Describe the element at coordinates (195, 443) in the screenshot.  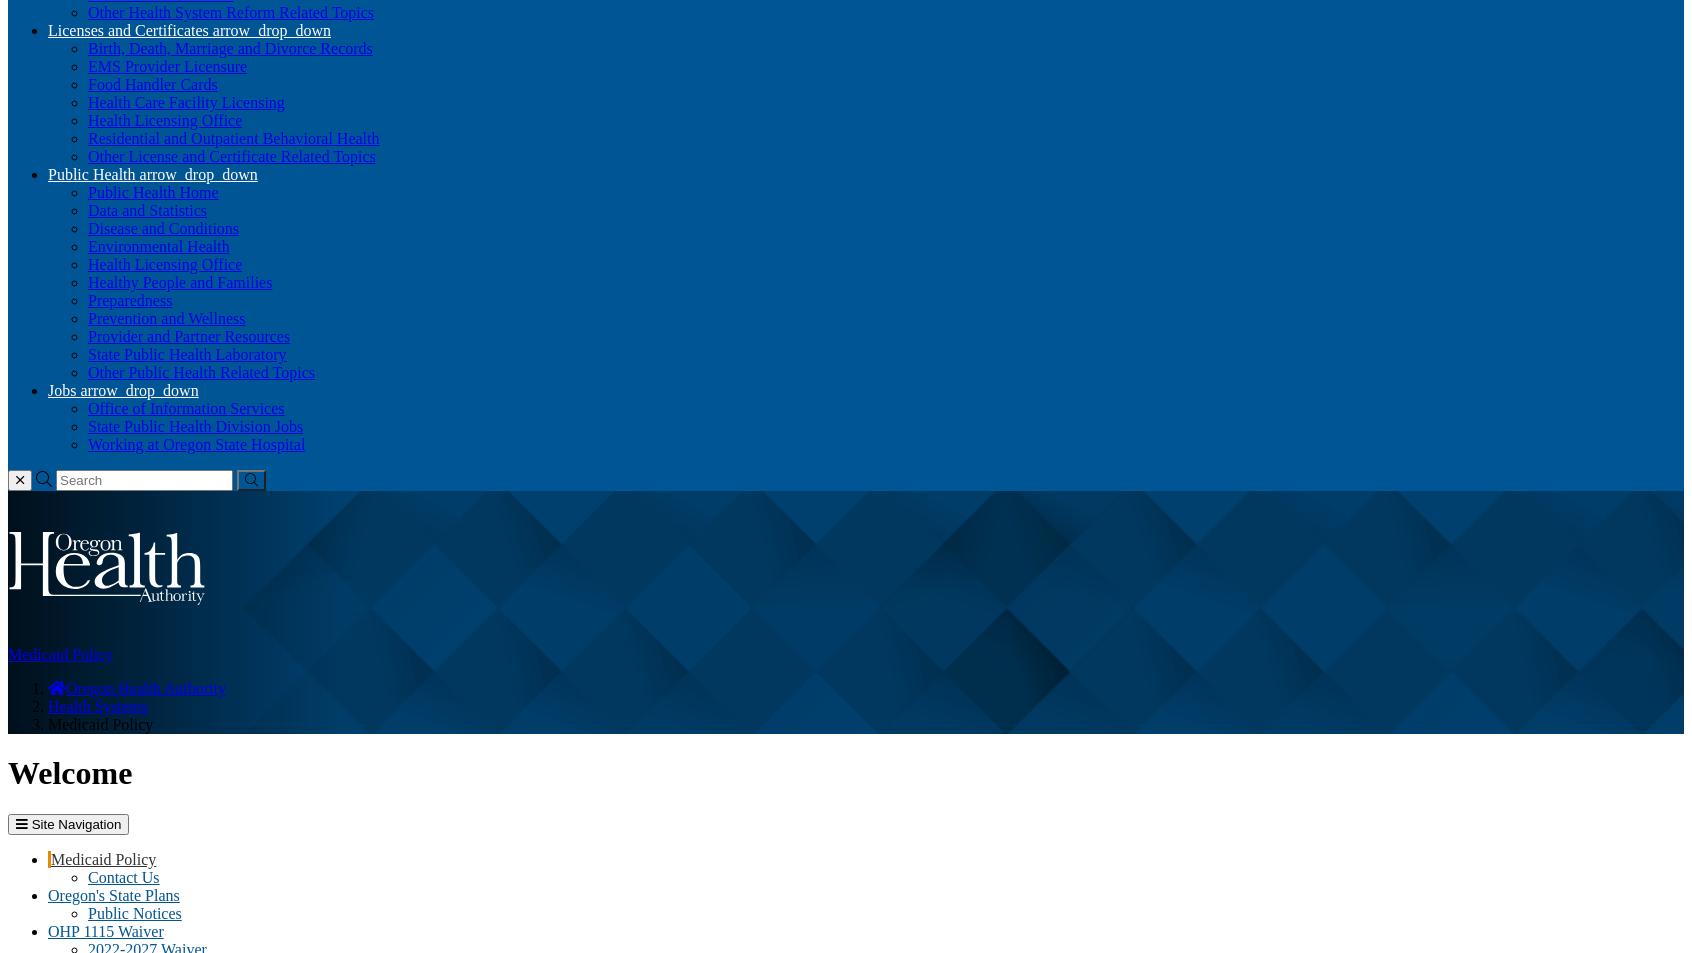
I see `'Working at Oregon State Hospital'` at that location.